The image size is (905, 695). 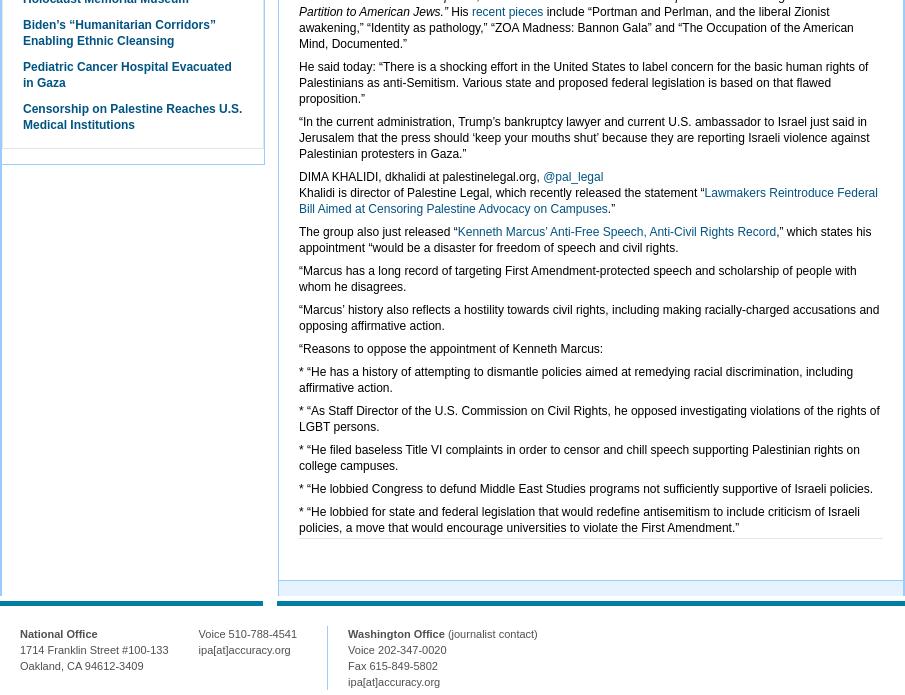 I want to click on '* “As Staff Director of the U.S. Commission on Civil Rights, he opposed investigating violations of the rights of LGBT persons.', so click(x=588, y=419).